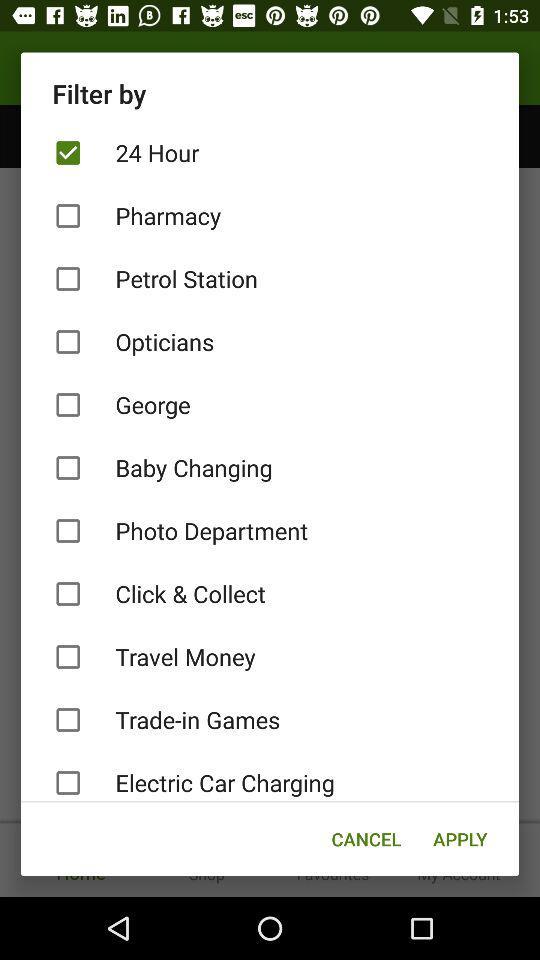  What do you see at coordinates (270, 404) in the screenshot?
I see `item below the opticians icon` at bounding box center [270, 404].